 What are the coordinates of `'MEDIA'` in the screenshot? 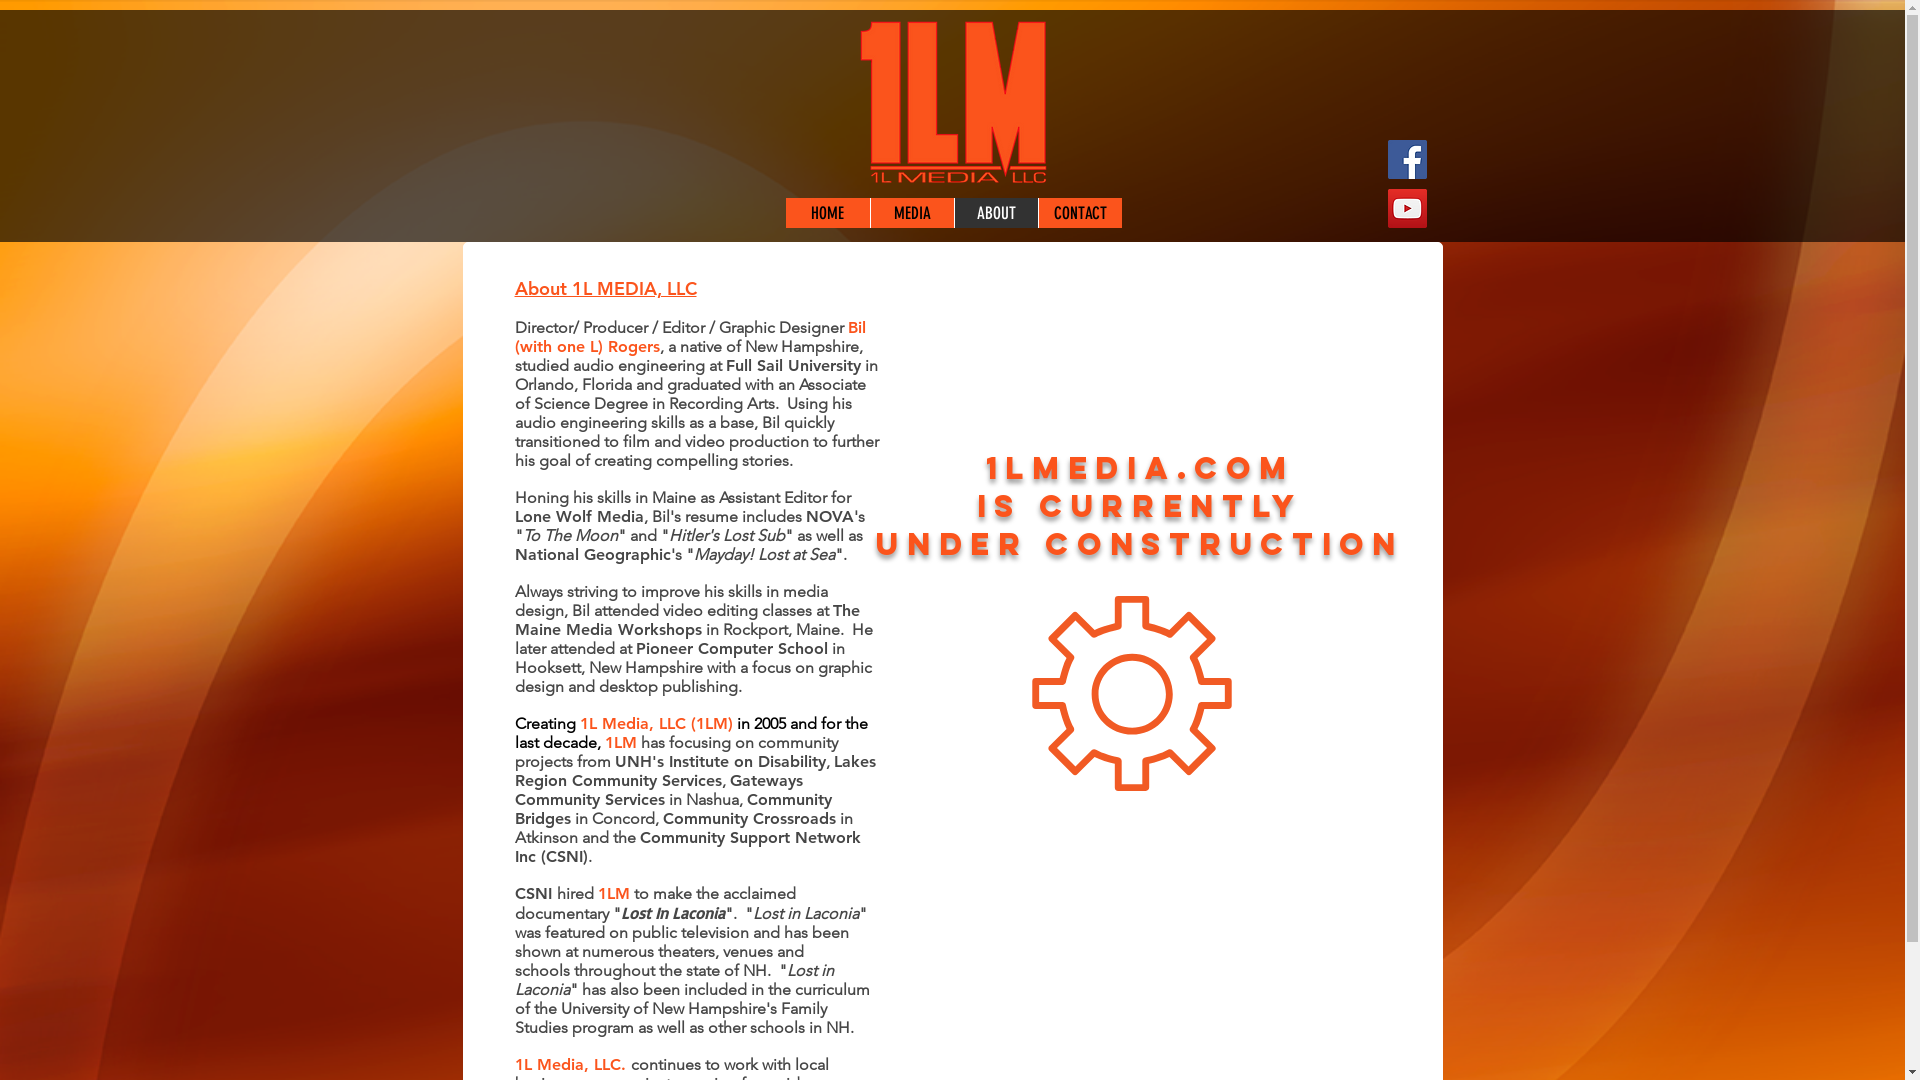 It's located at (911, 212).